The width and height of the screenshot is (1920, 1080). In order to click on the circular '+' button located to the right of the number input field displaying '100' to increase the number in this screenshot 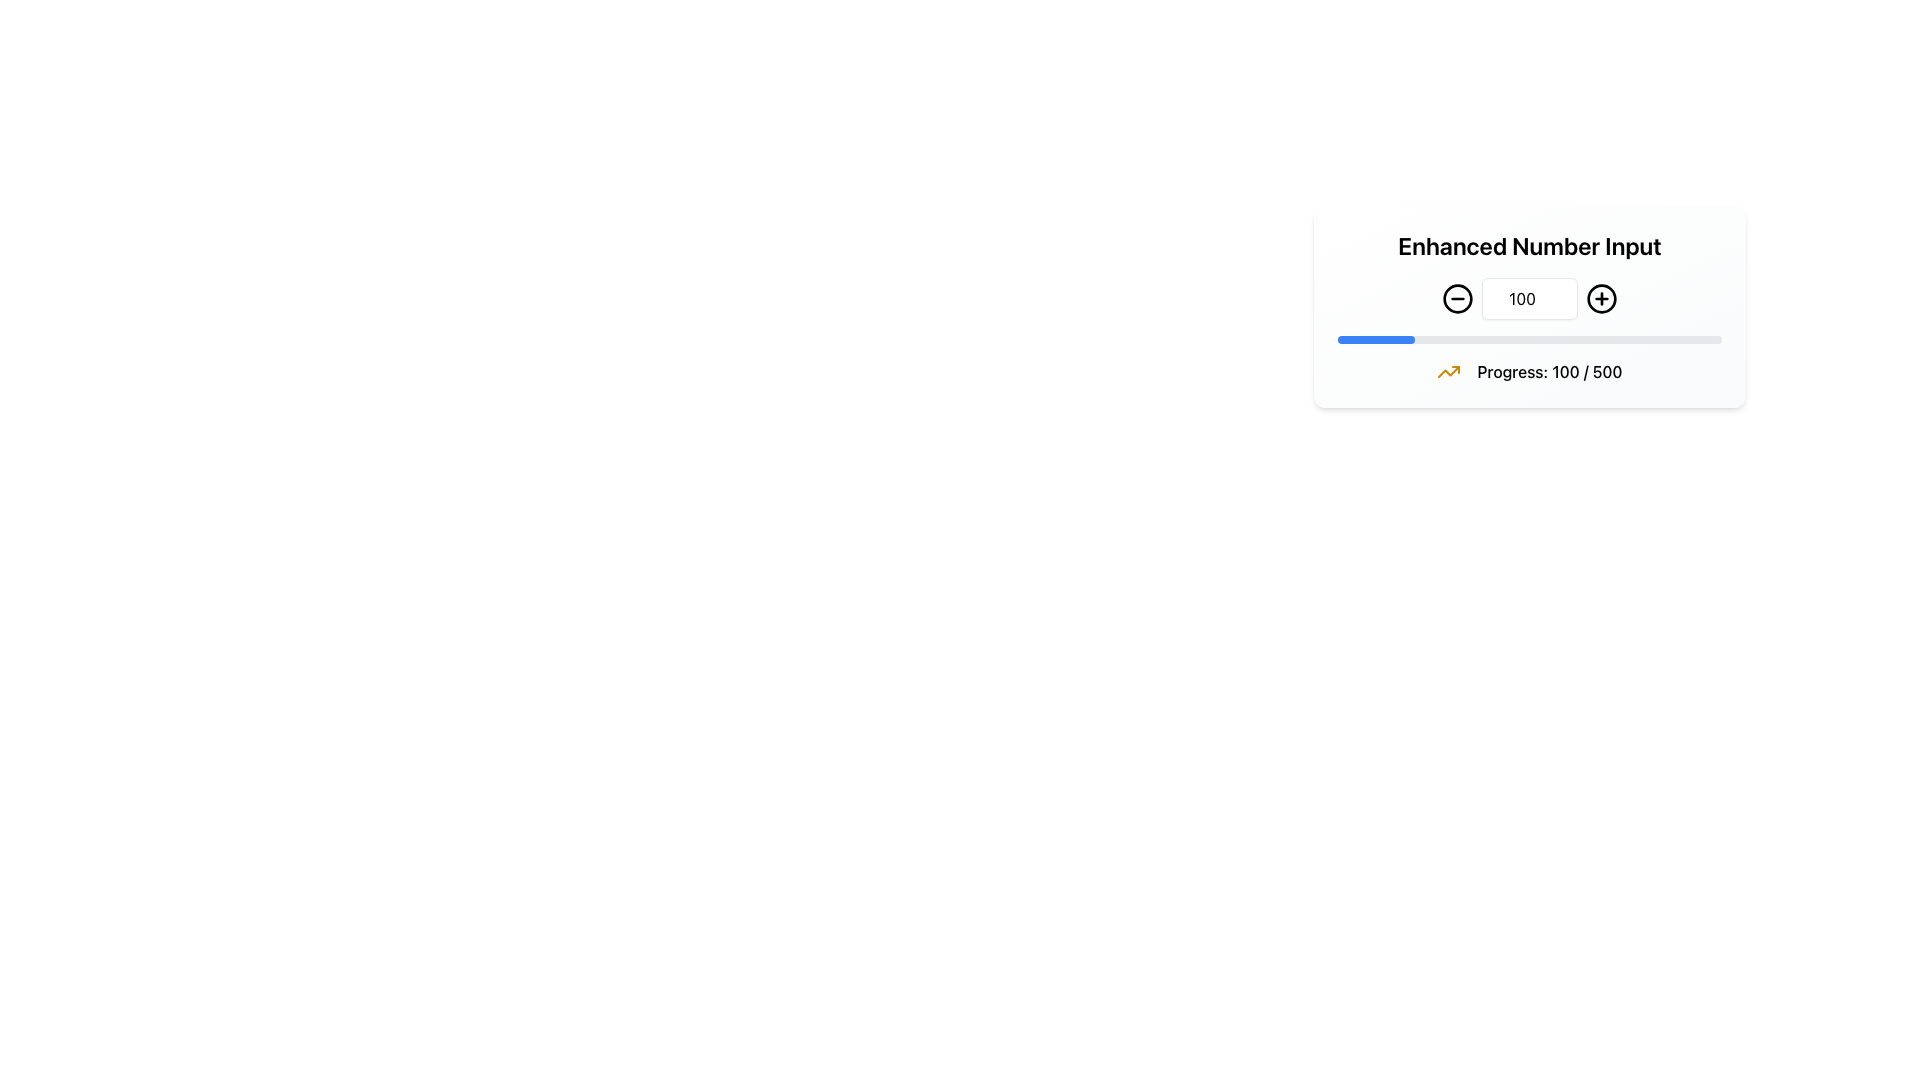, I will do `click(1602, 299)`.